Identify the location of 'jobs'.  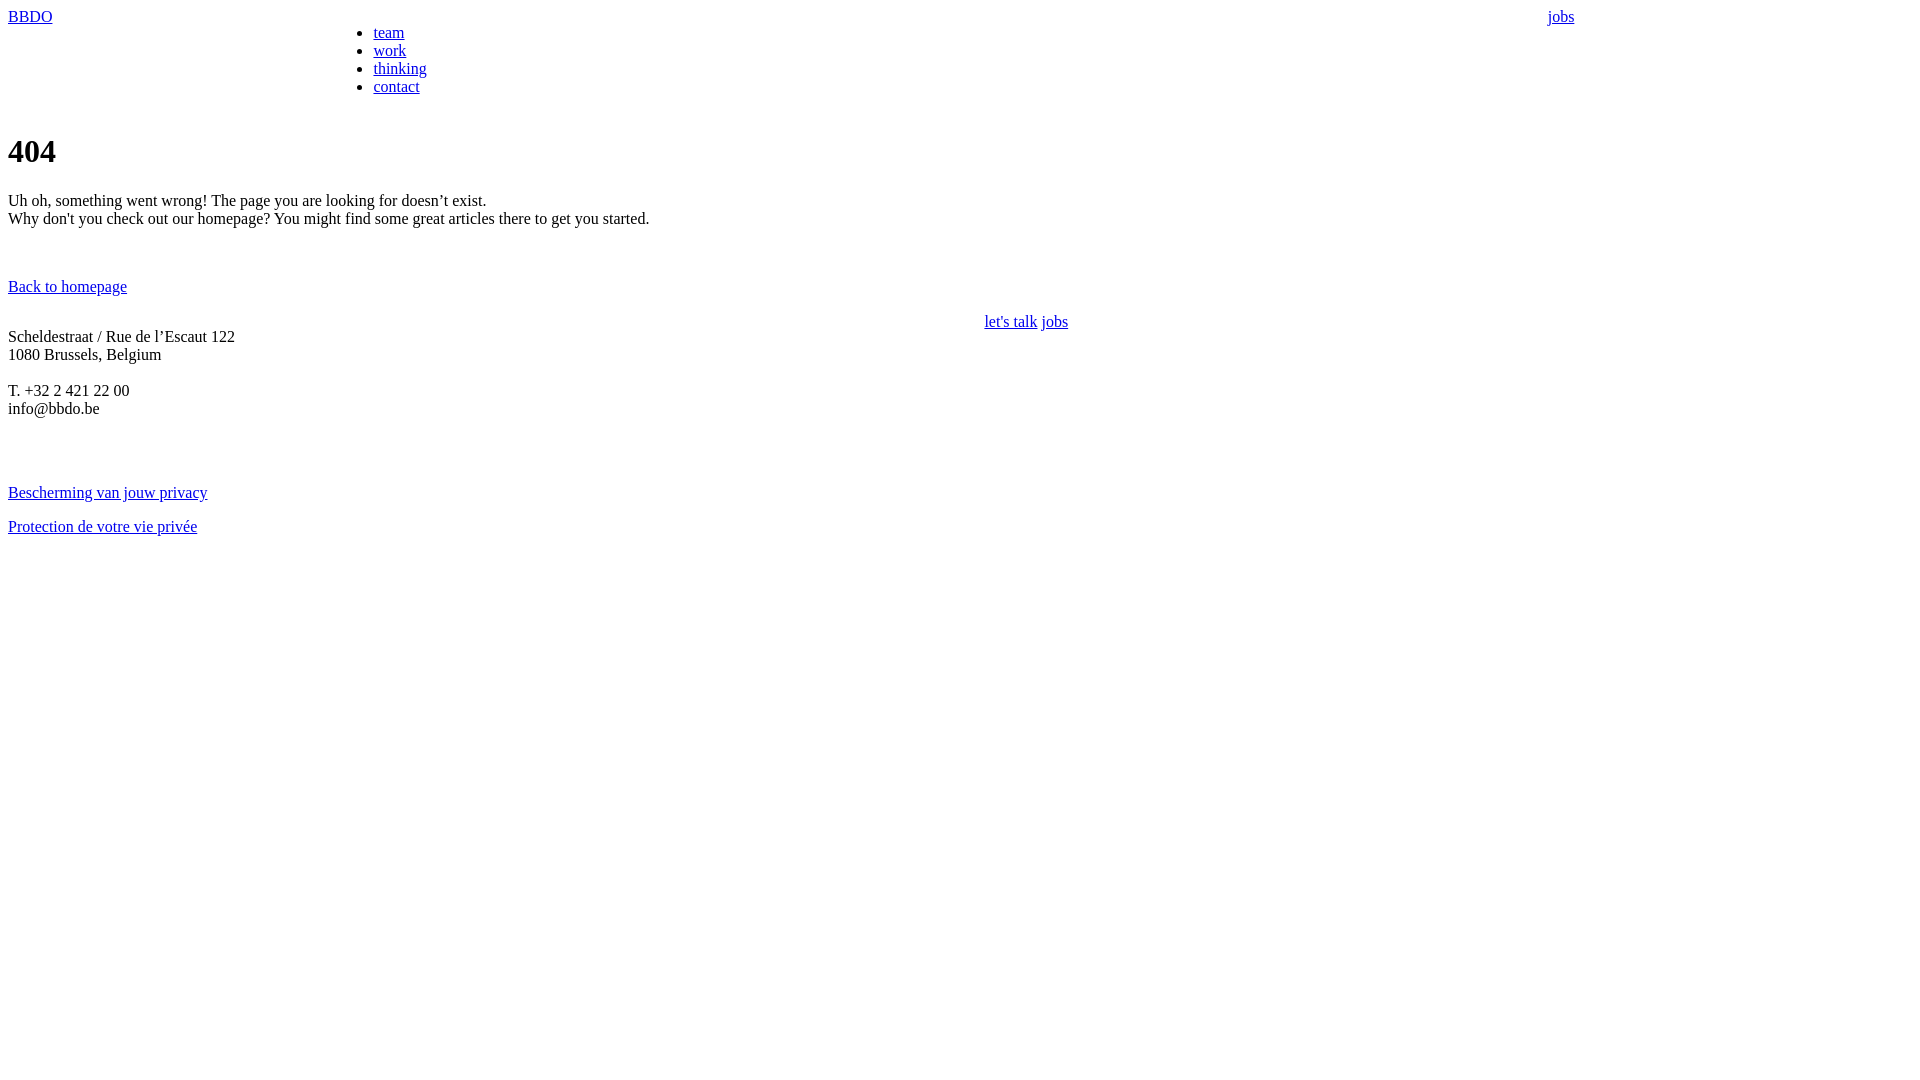
(1560, 16).